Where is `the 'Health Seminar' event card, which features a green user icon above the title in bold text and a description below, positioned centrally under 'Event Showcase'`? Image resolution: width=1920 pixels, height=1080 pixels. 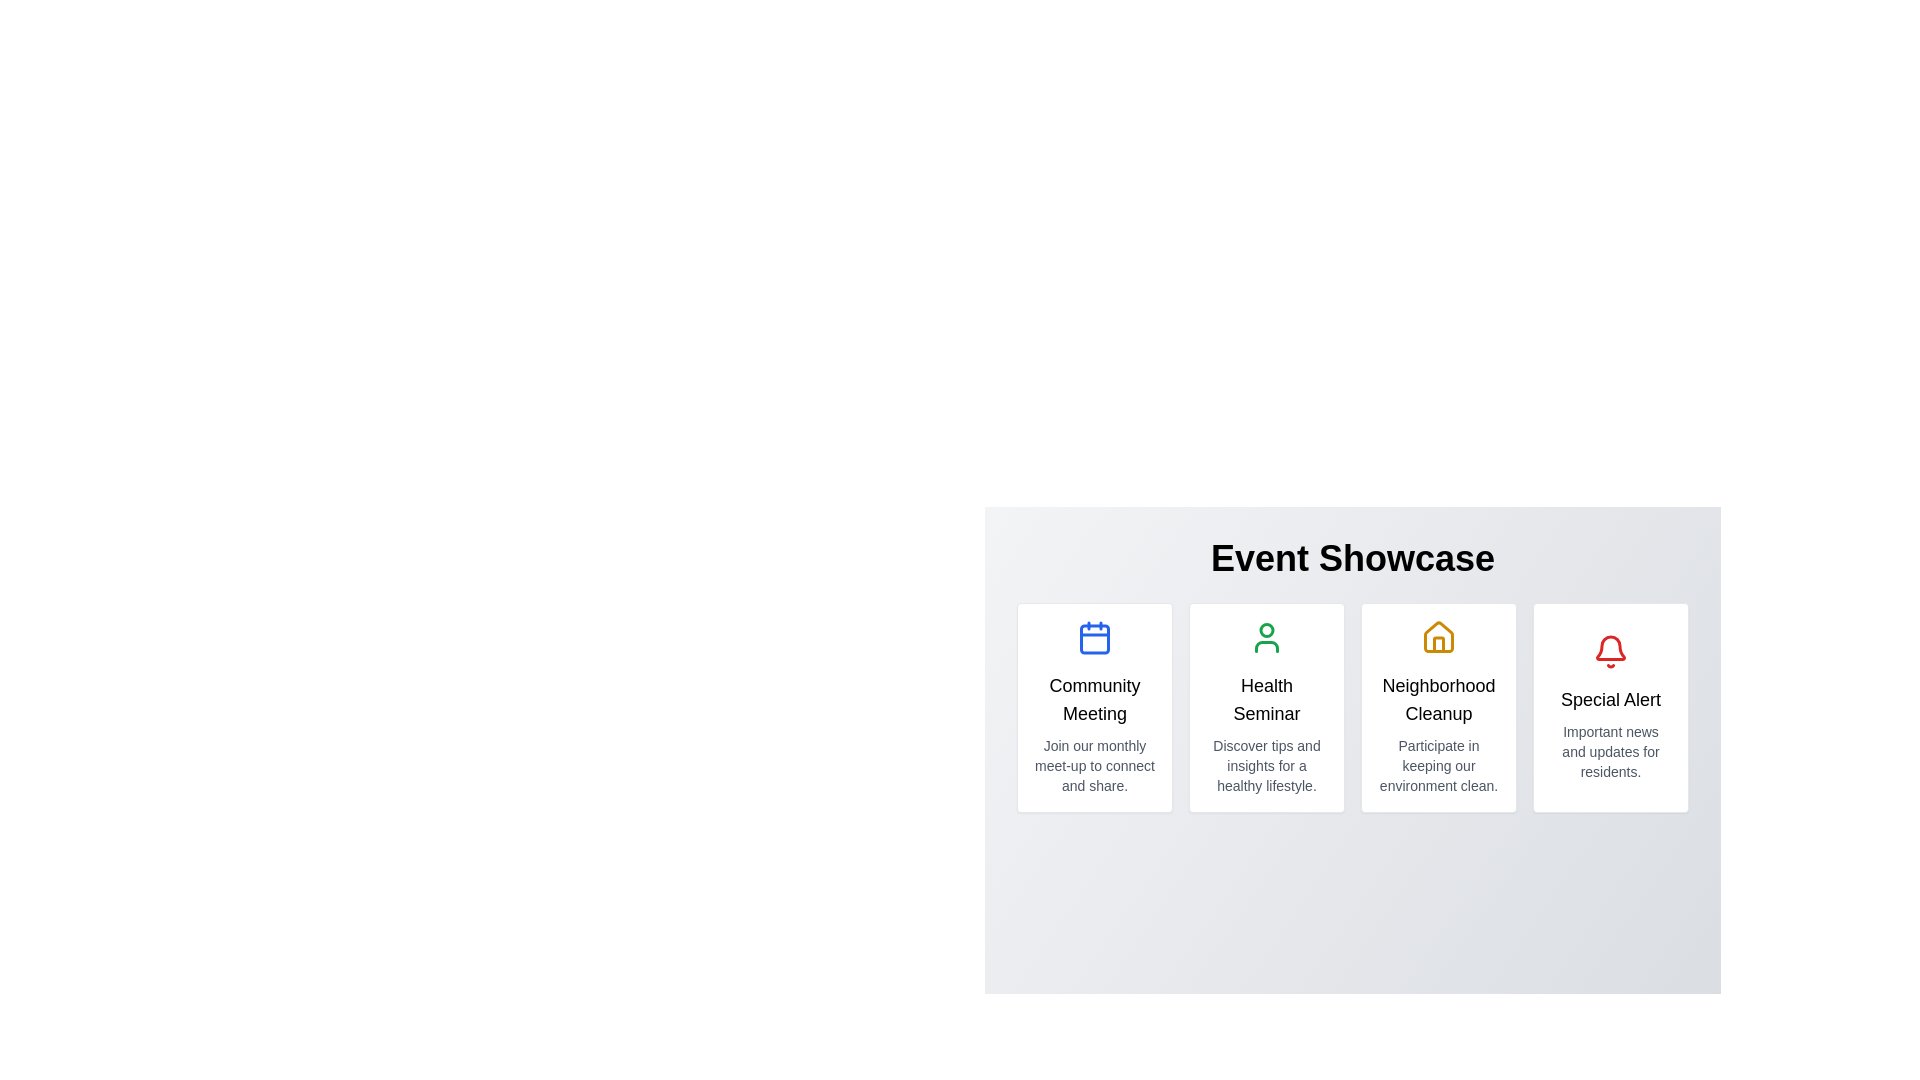 the 'Health Seminar' event card, which features a green user icon above the title in bold text and a description below, positioned centrally under 'Event Showcase' is located at coordinates (1266, 707).